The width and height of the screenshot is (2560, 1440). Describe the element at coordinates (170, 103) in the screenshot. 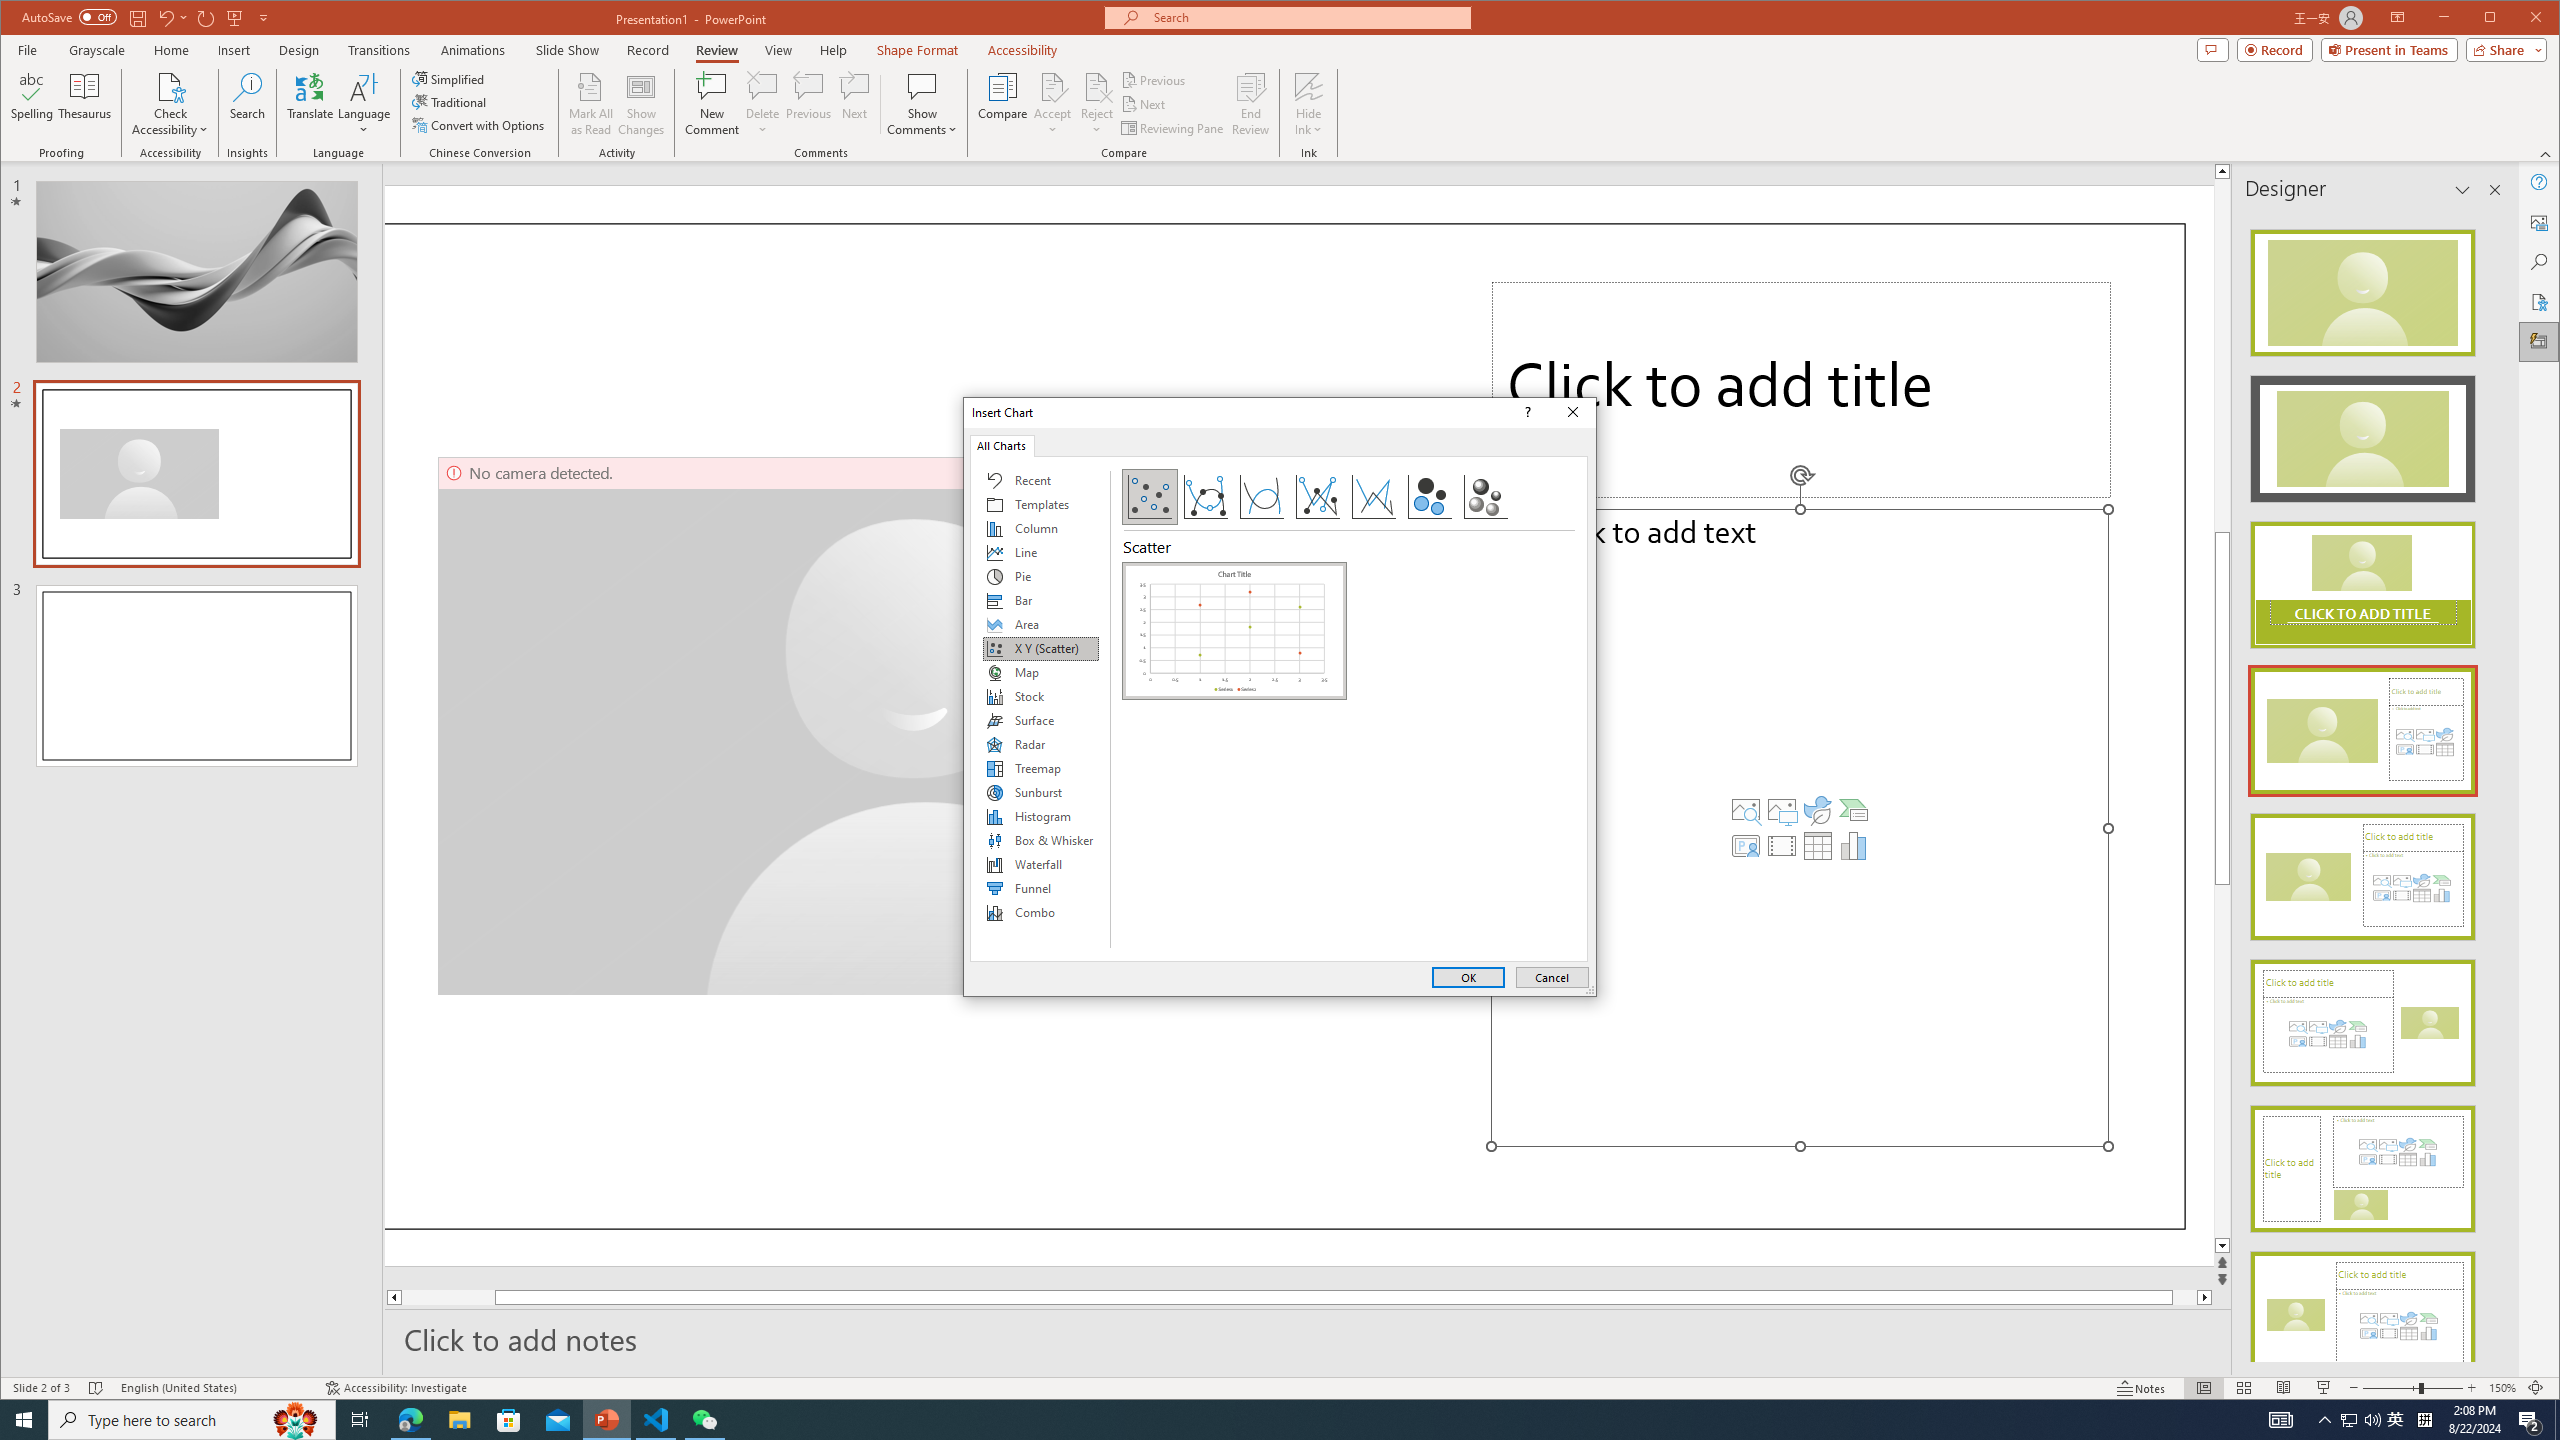

I see `'Check Accessibility'` at that location.